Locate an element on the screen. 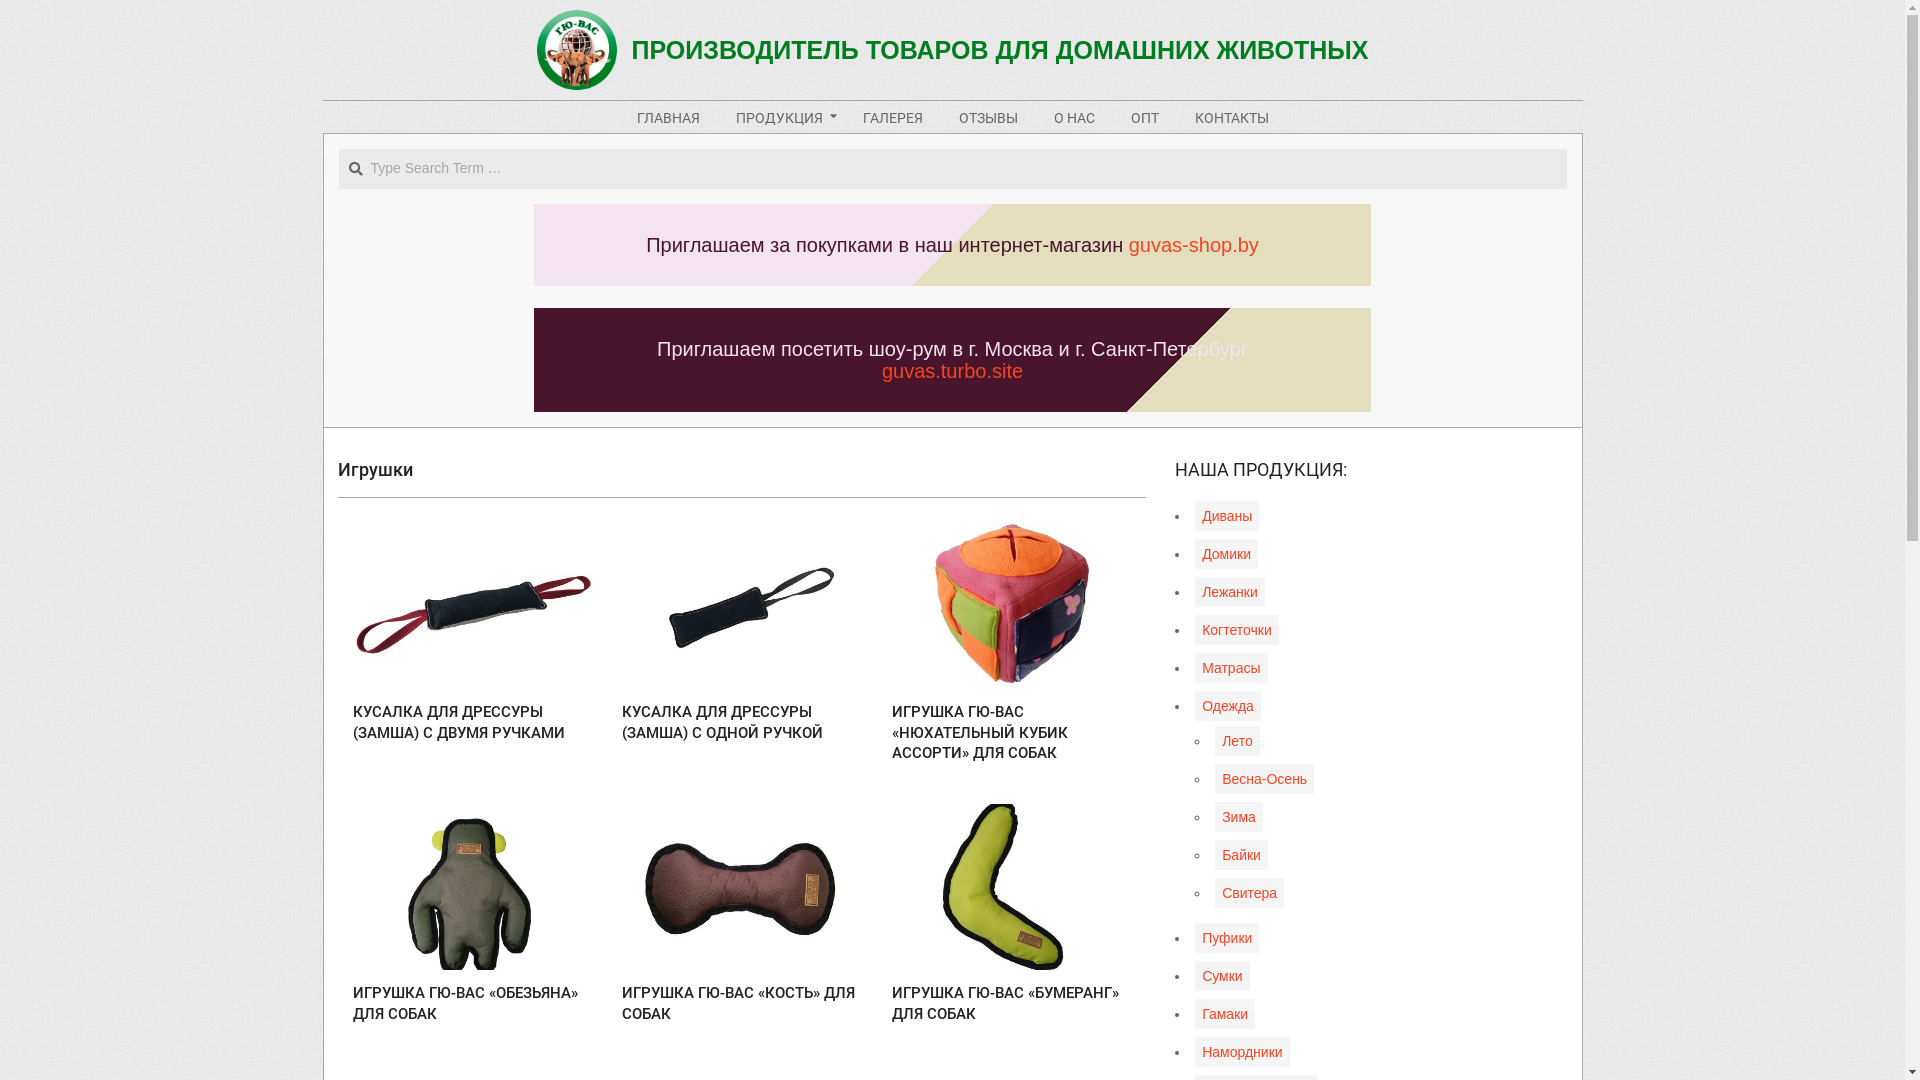 The height and width of the screenshot is (1080, 1920). 'guvas-shop.by' is located at coordinates (1194, 244).